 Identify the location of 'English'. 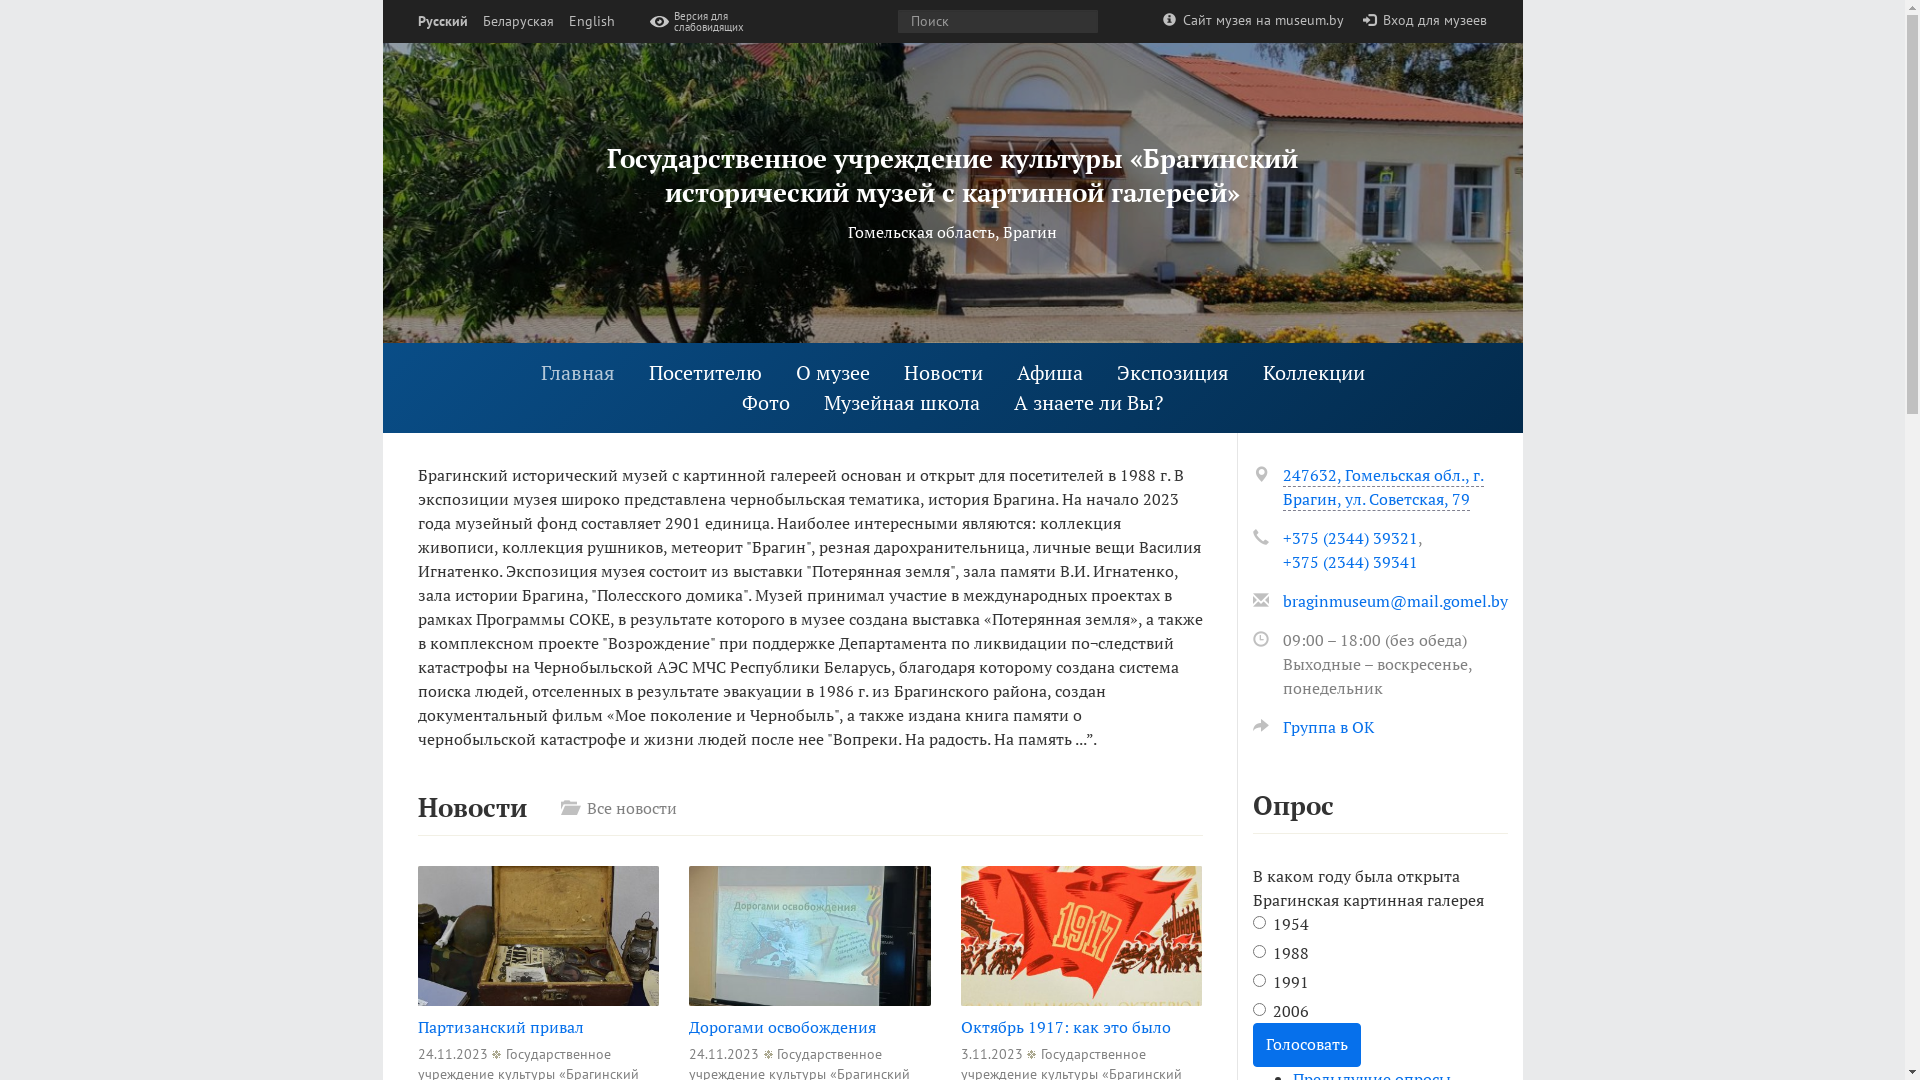
(589, 21).